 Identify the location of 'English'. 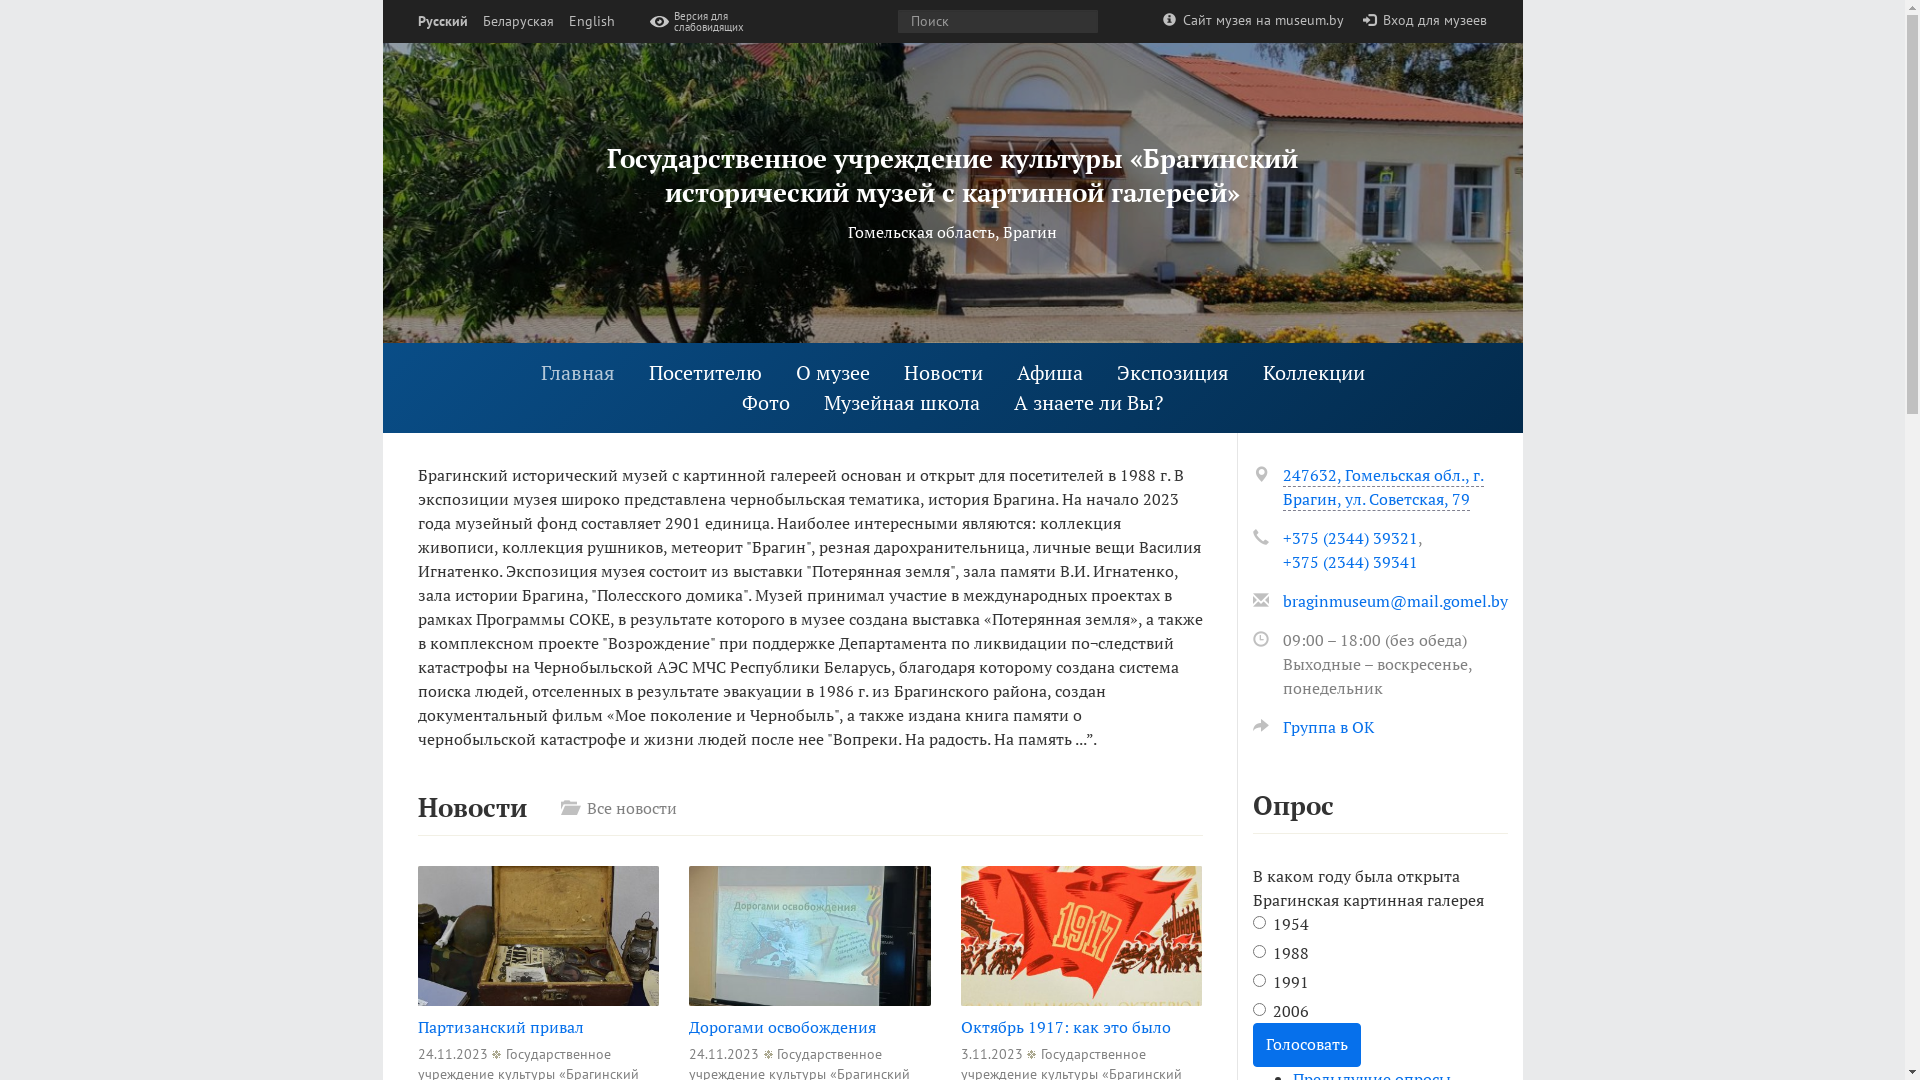
(589, 21).